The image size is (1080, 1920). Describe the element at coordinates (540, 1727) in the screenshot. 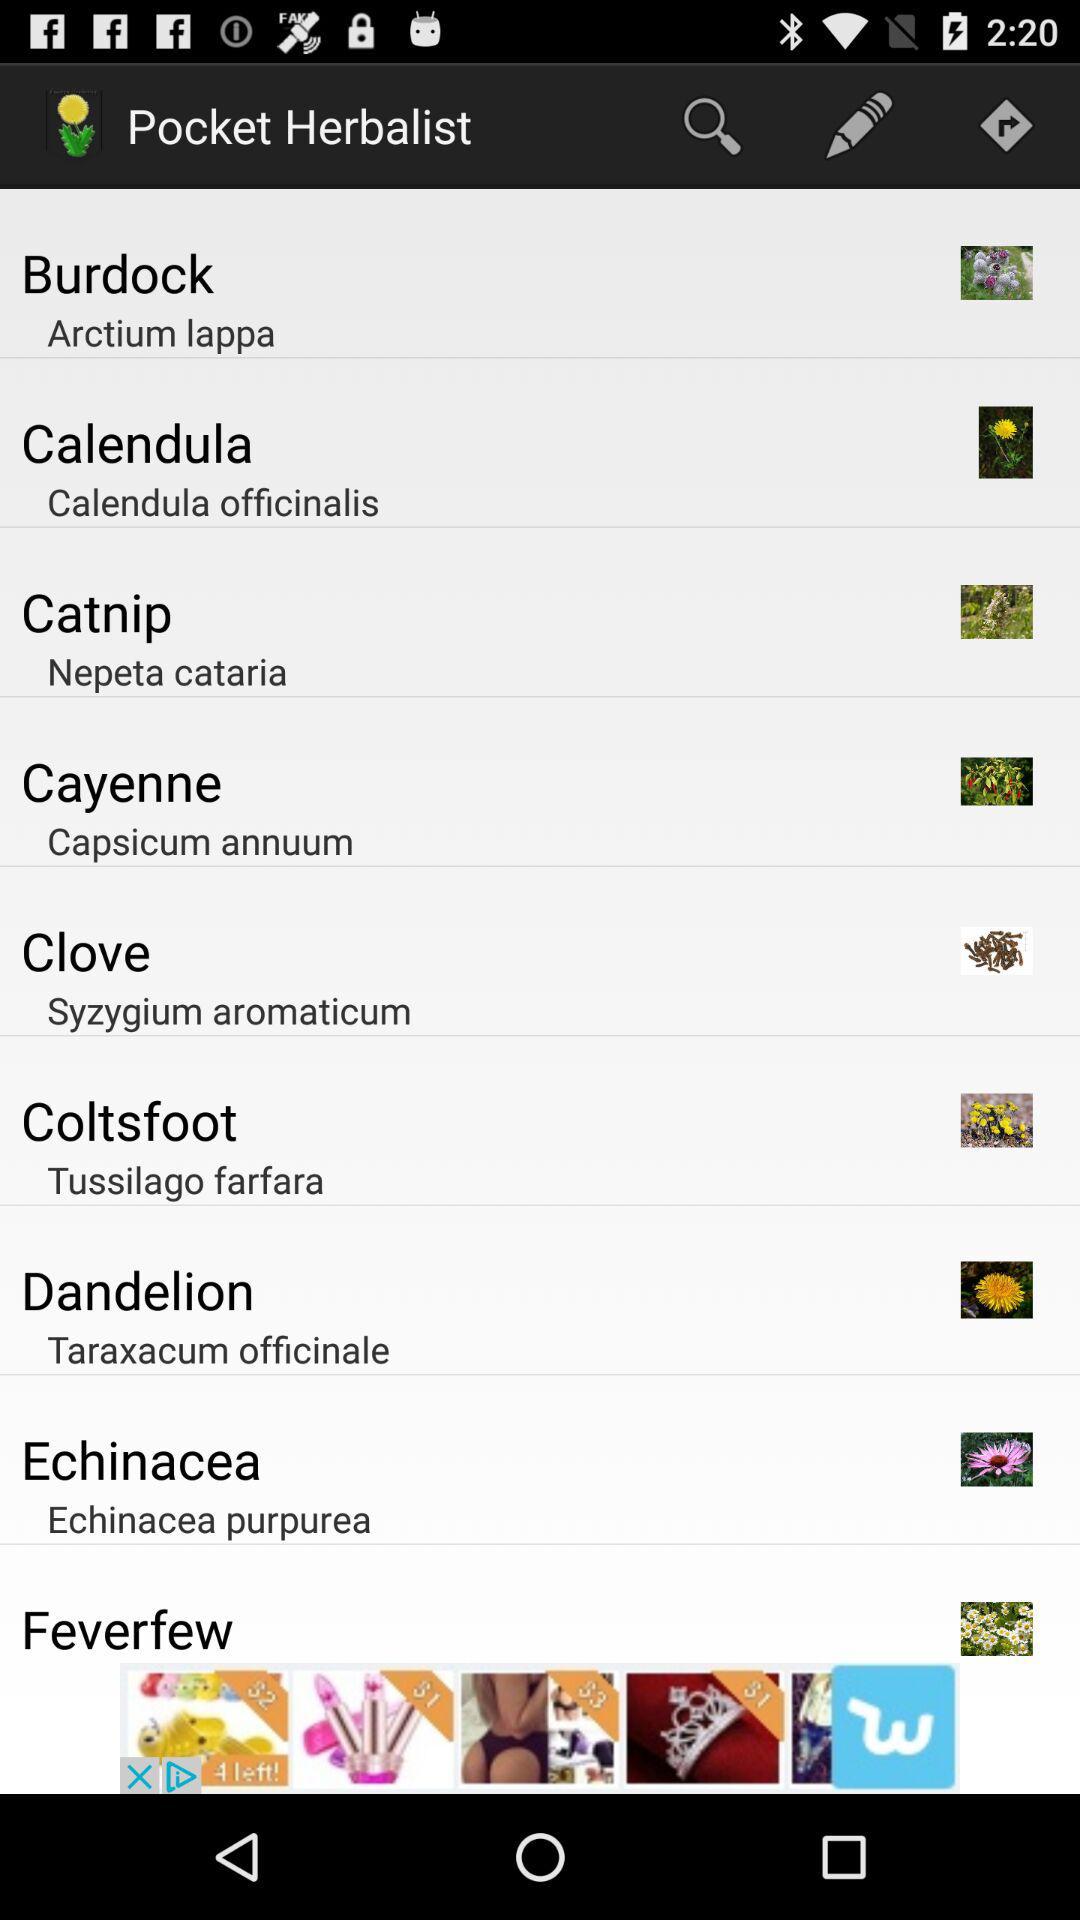

I see `its an advertisement popup` at that location.